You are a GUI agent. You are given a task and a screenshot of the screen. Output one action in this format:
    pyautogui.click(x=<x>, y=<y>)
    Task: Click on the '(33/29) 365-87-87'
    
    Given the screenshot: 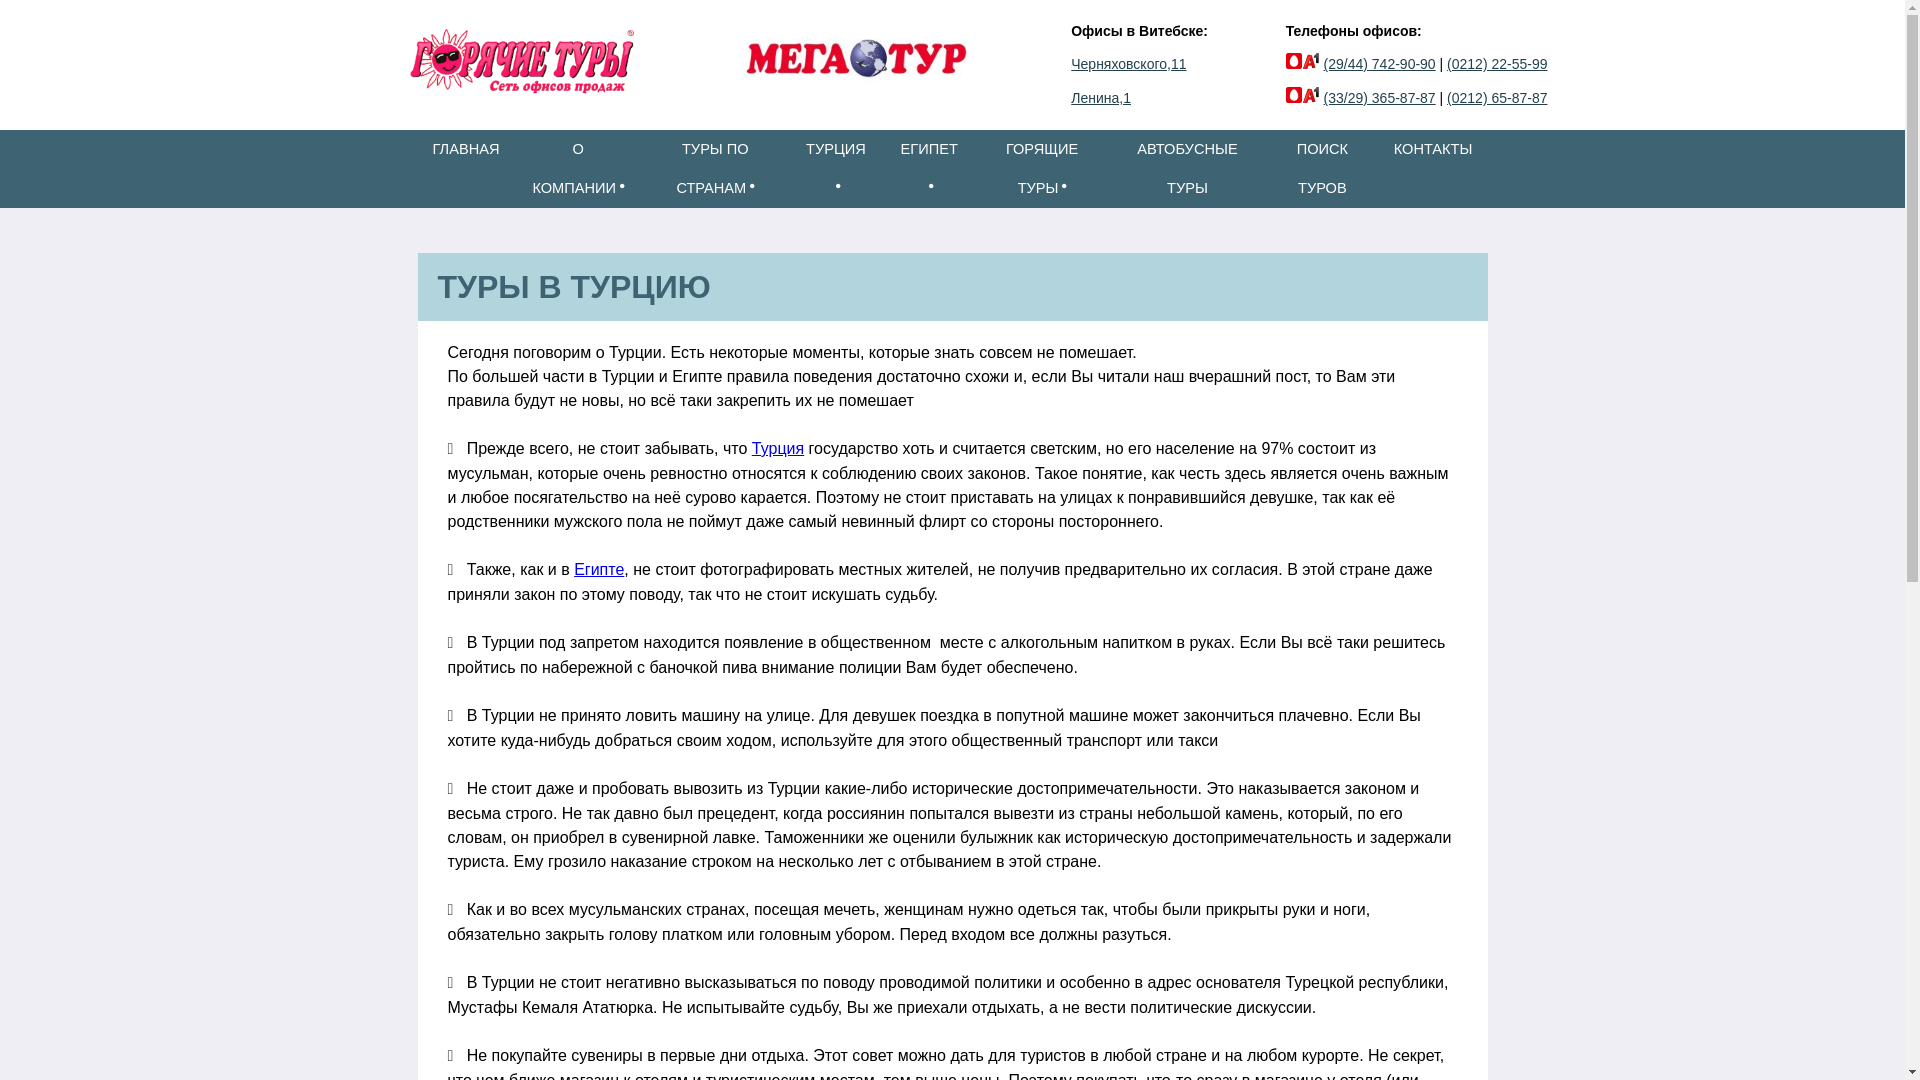 What is the action you would take?
    pyautogui.click(x=1379, y=97)
    